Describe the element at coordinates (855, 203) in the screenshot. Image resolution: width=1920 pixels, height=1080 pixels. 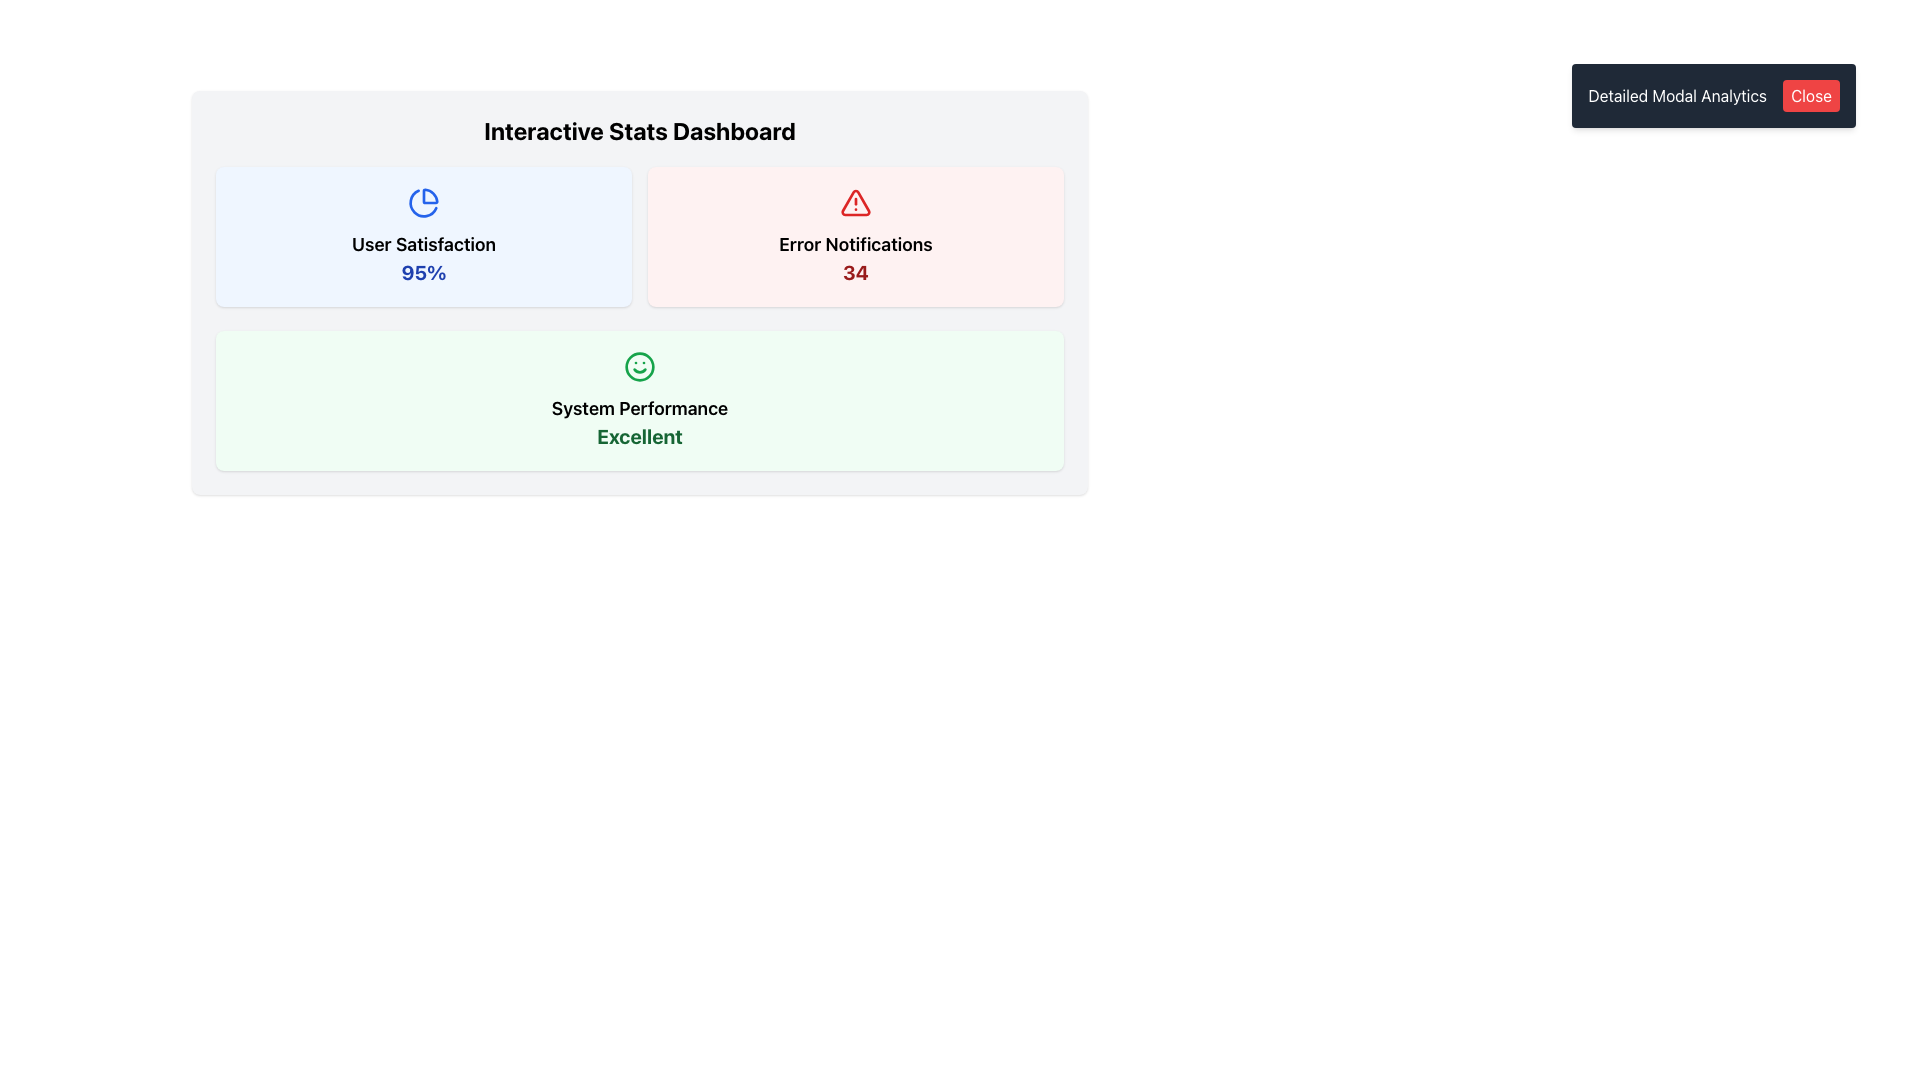
I see `the warning icon indicating error notifications located in the top-right panel of the dashboard interface, positioned above 'Error Notifications' and the number '34'` at that location.